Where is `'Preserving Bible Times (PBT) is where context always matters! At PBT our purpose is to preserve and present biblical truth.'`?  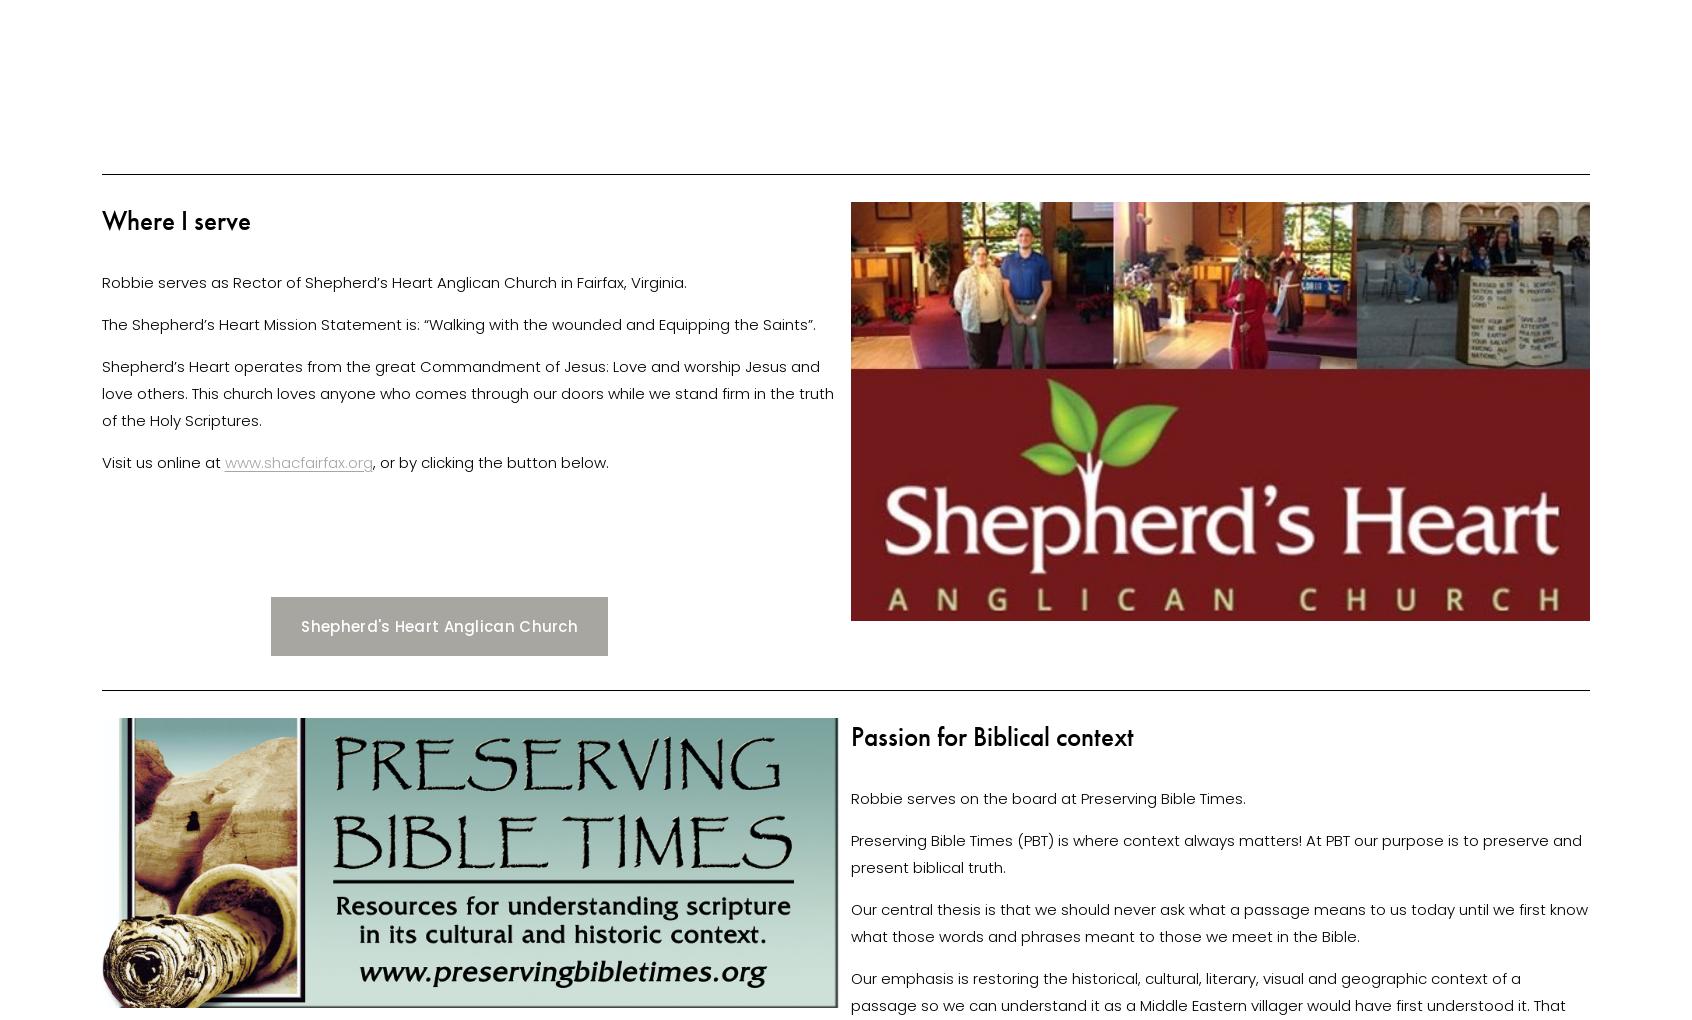
'Preserving Bible Times (PBT) is where context always matters! At PBT our purpose is to preserve and present biblical truth.' is located at coordinates (1218, 852).